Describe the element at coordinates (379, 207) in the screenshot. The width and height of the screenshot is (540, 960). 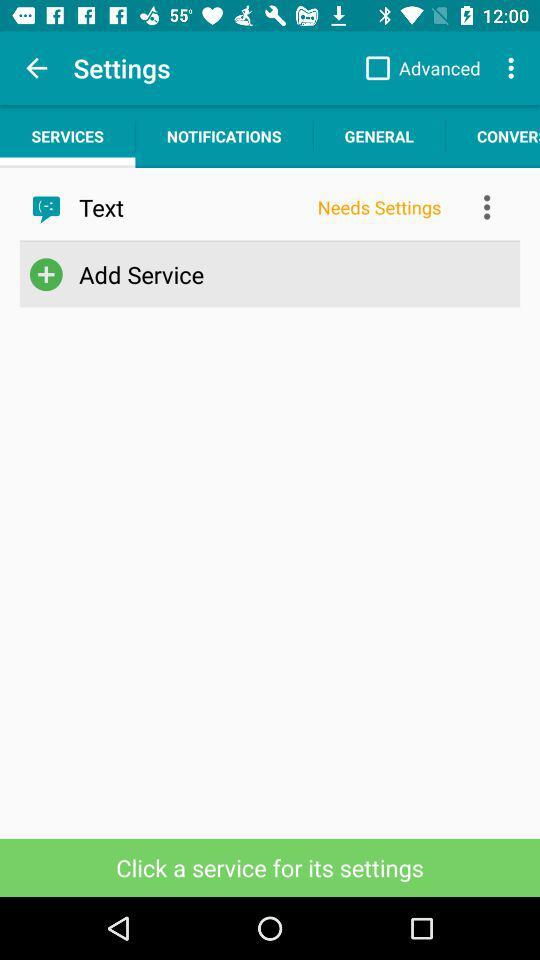
I see `app next to the text item` at that location.